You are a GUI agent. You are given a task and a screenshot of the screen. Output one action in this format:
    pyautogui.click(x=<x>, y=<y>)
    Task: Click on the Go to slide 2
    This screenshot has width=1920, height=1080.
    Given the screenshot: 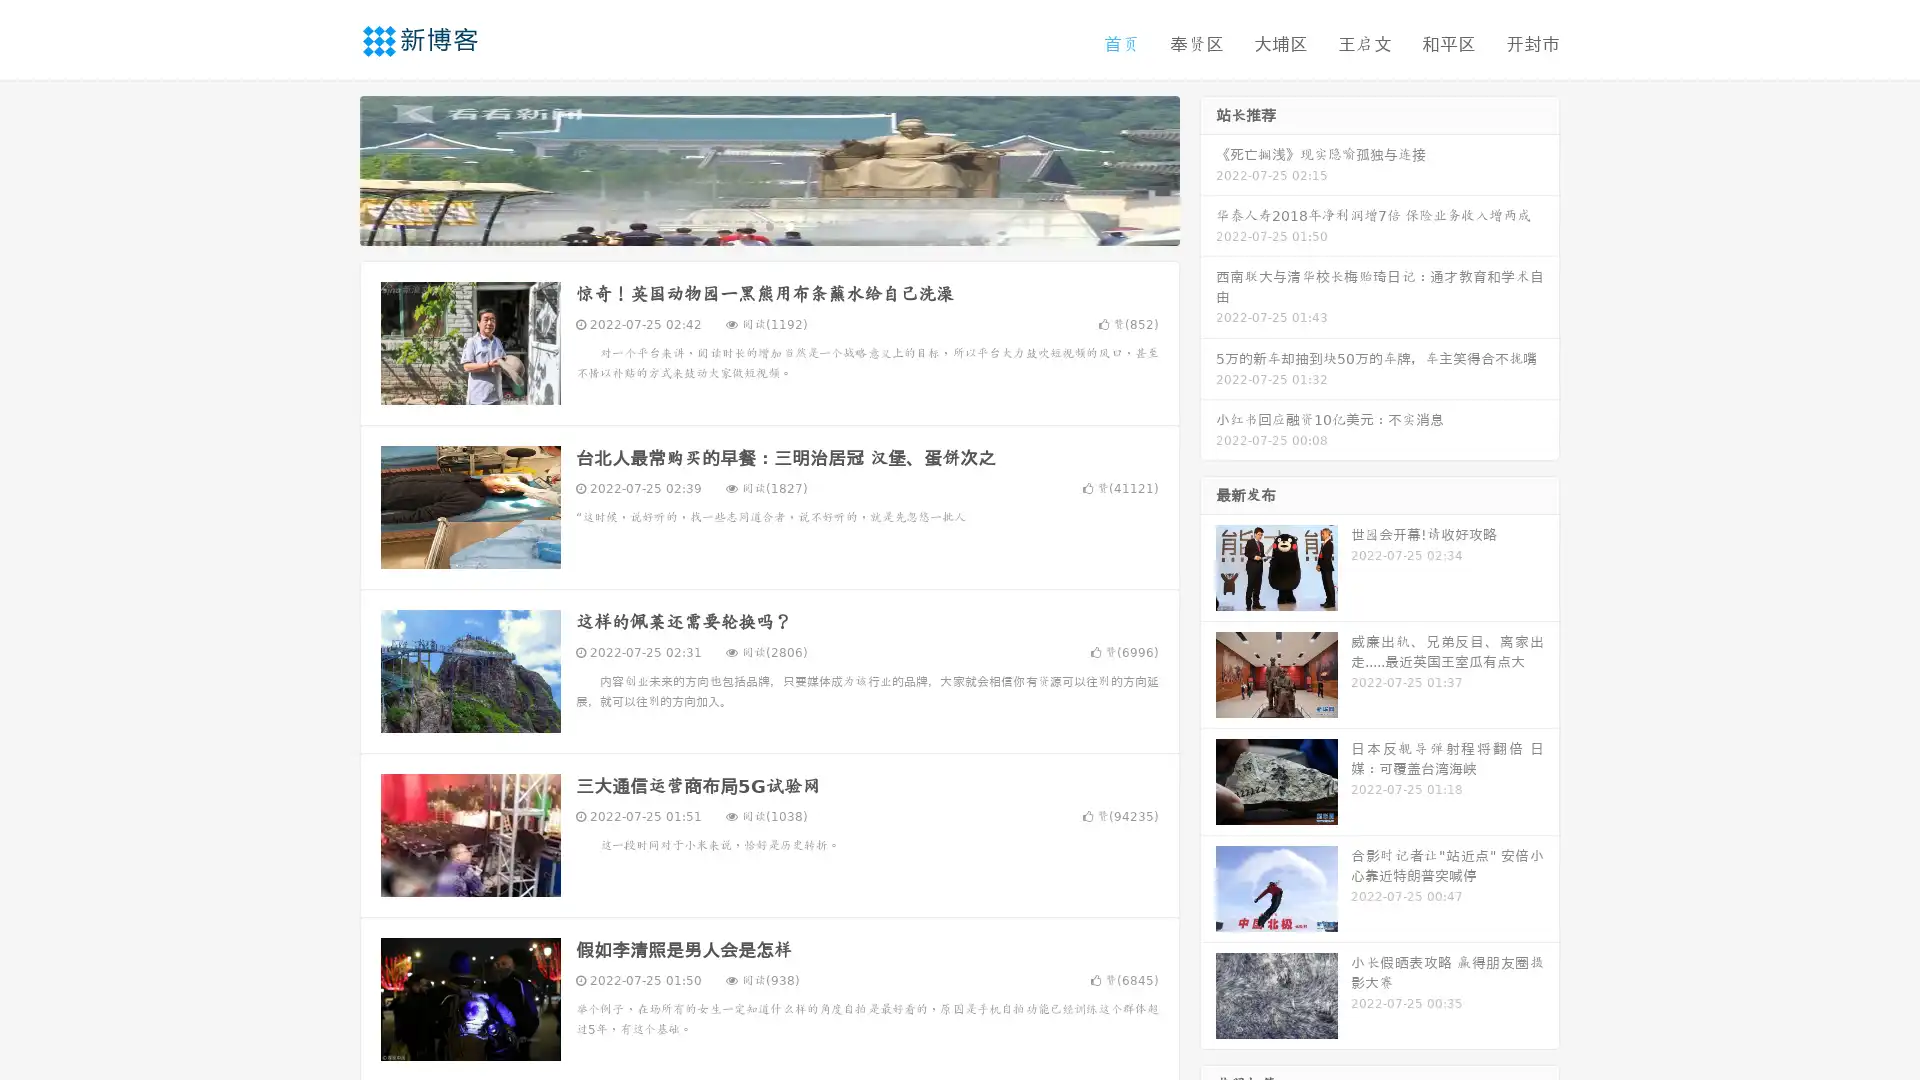 What is the action you would take?
    pyautogui.click(x=768, y=225)
    